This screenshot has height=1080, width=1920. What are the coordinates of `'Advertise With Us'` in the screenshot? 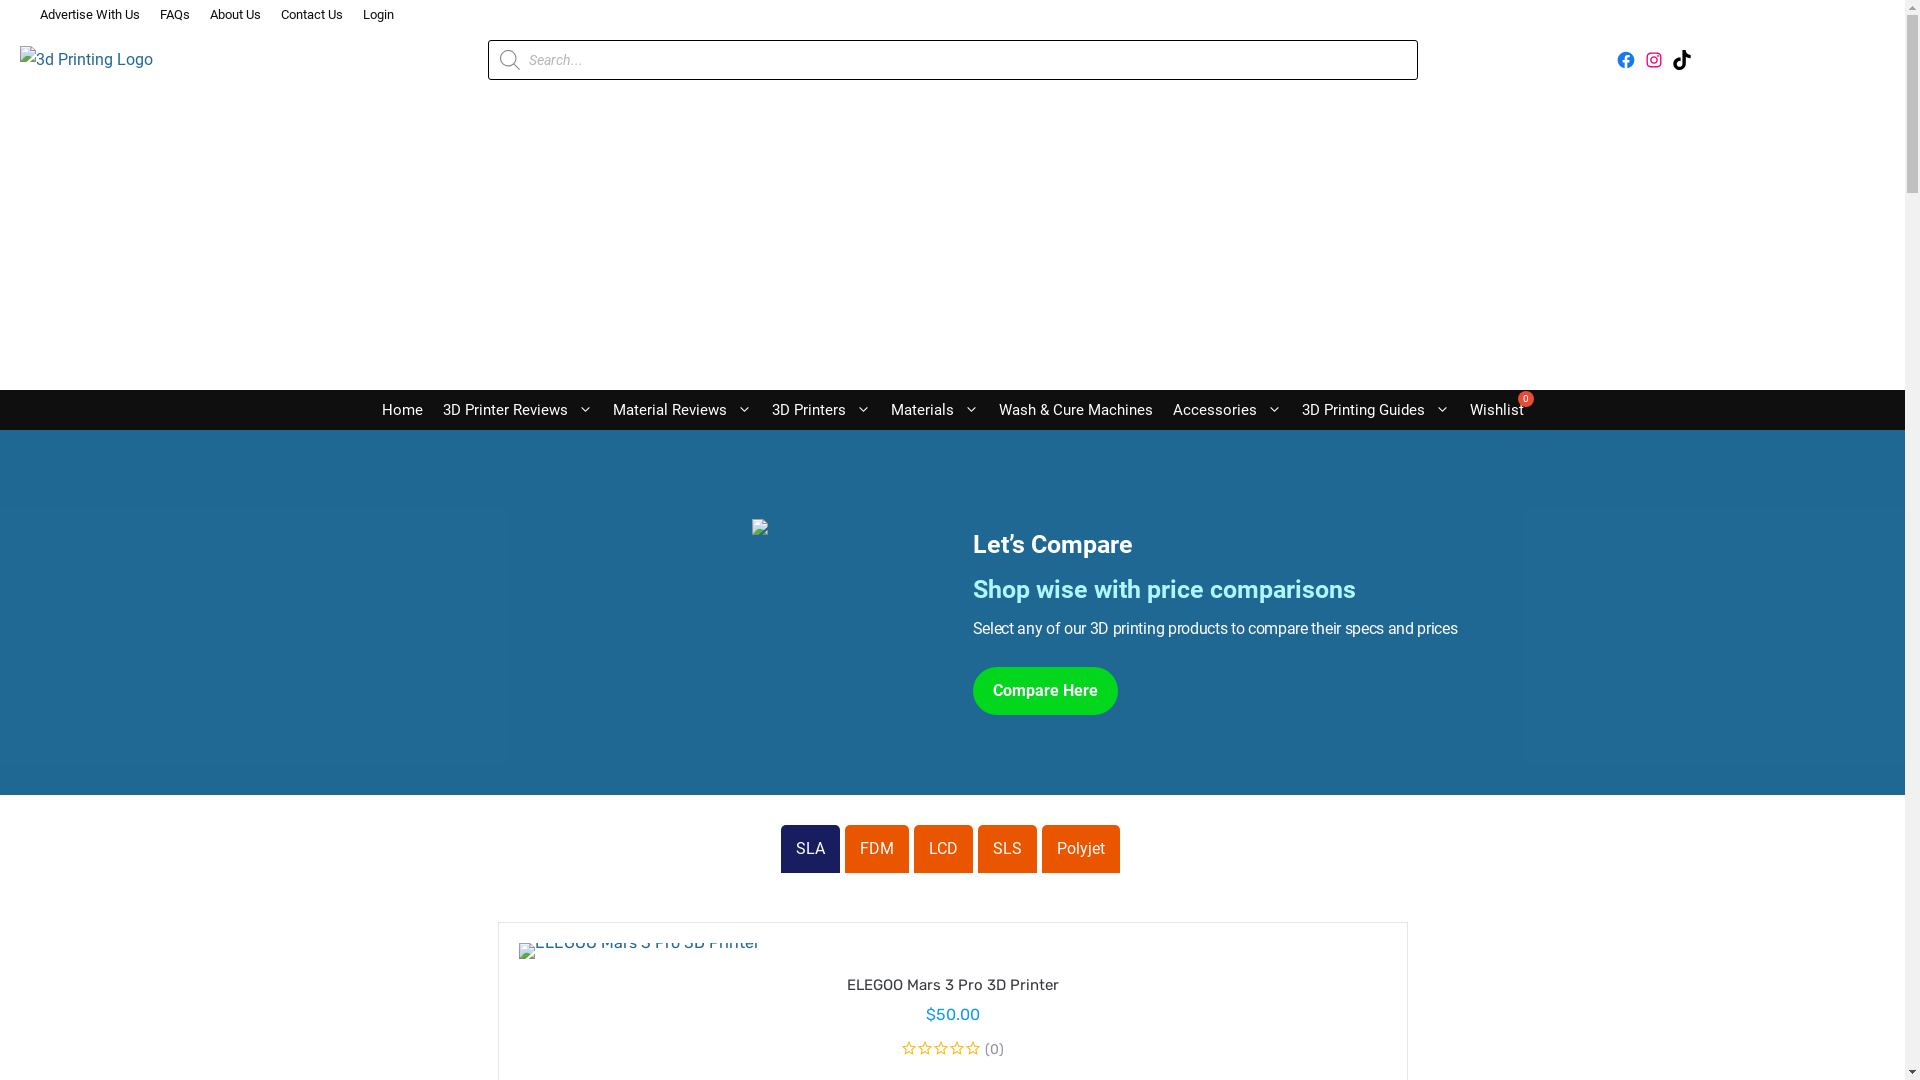 It's located at (89, 15).